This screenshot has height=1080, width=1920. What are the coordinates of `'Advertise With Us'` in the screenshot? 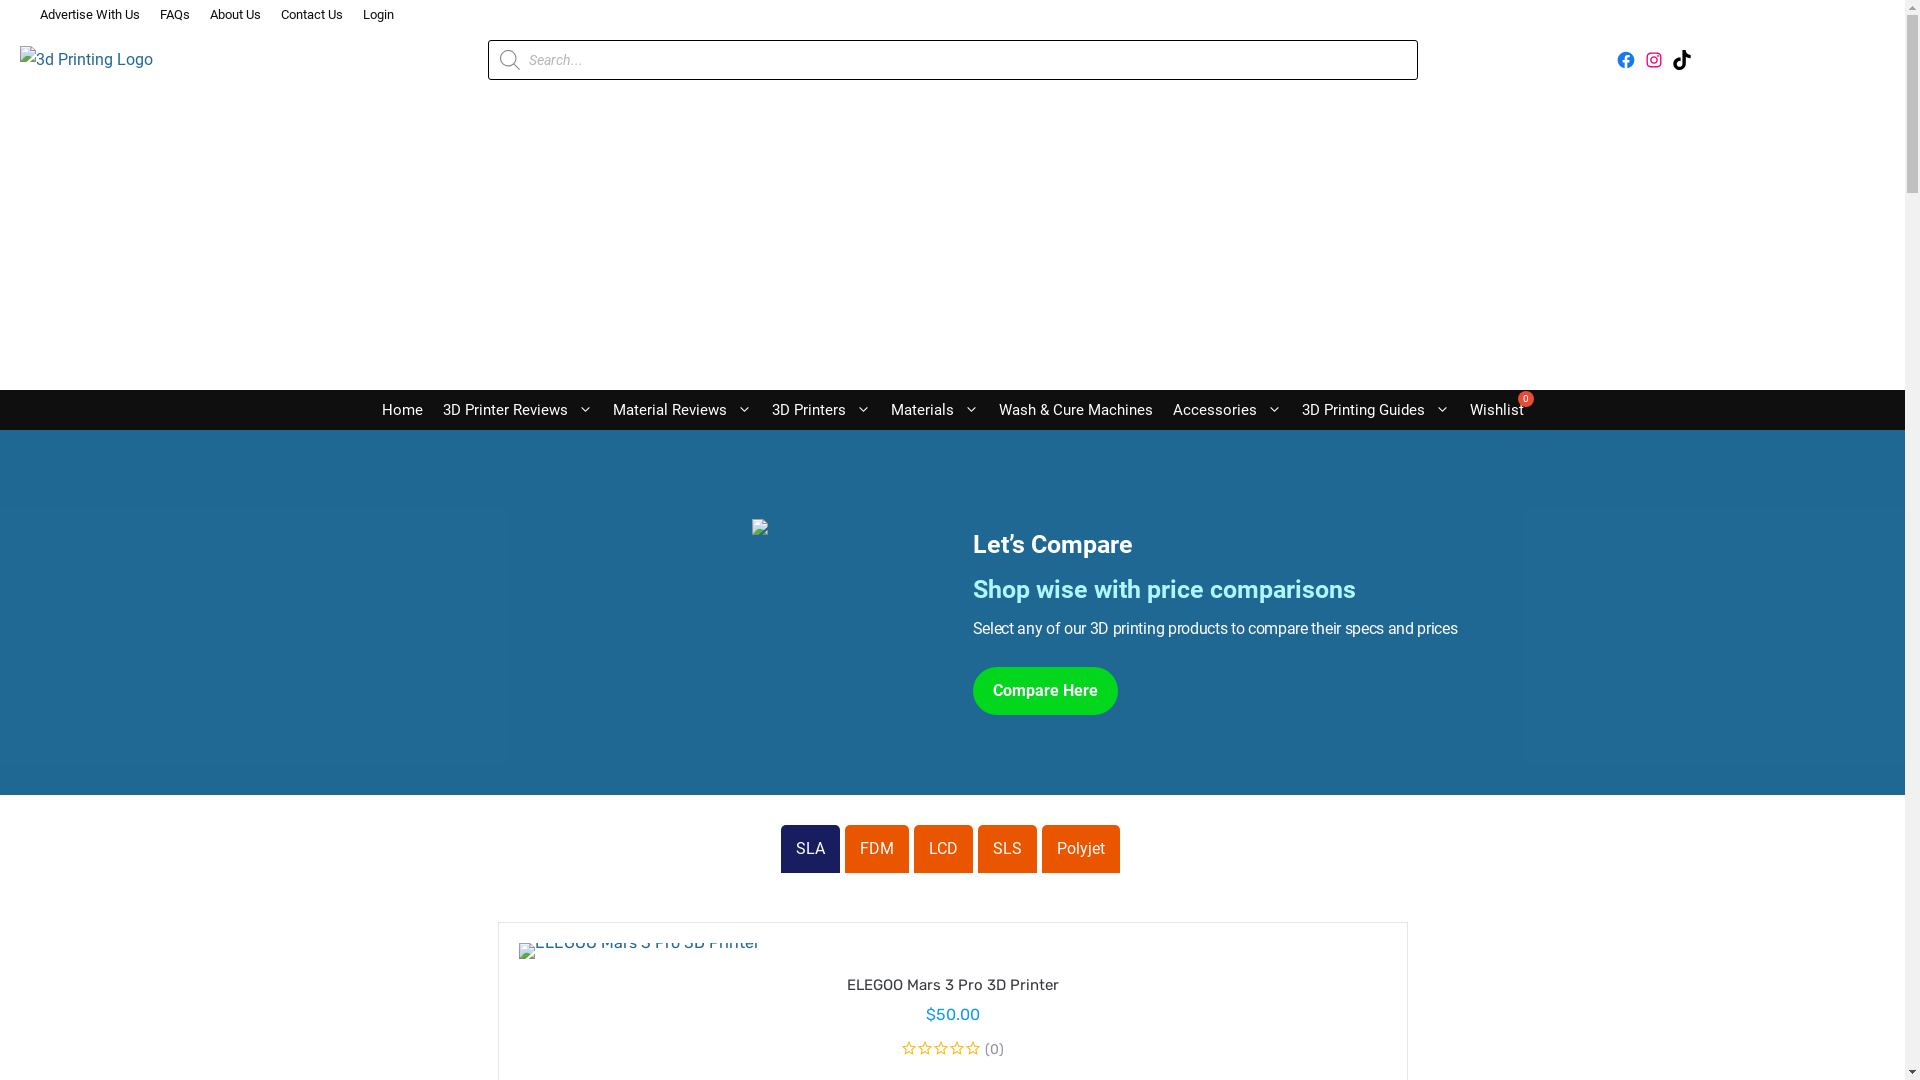 It's located at (89, 15).